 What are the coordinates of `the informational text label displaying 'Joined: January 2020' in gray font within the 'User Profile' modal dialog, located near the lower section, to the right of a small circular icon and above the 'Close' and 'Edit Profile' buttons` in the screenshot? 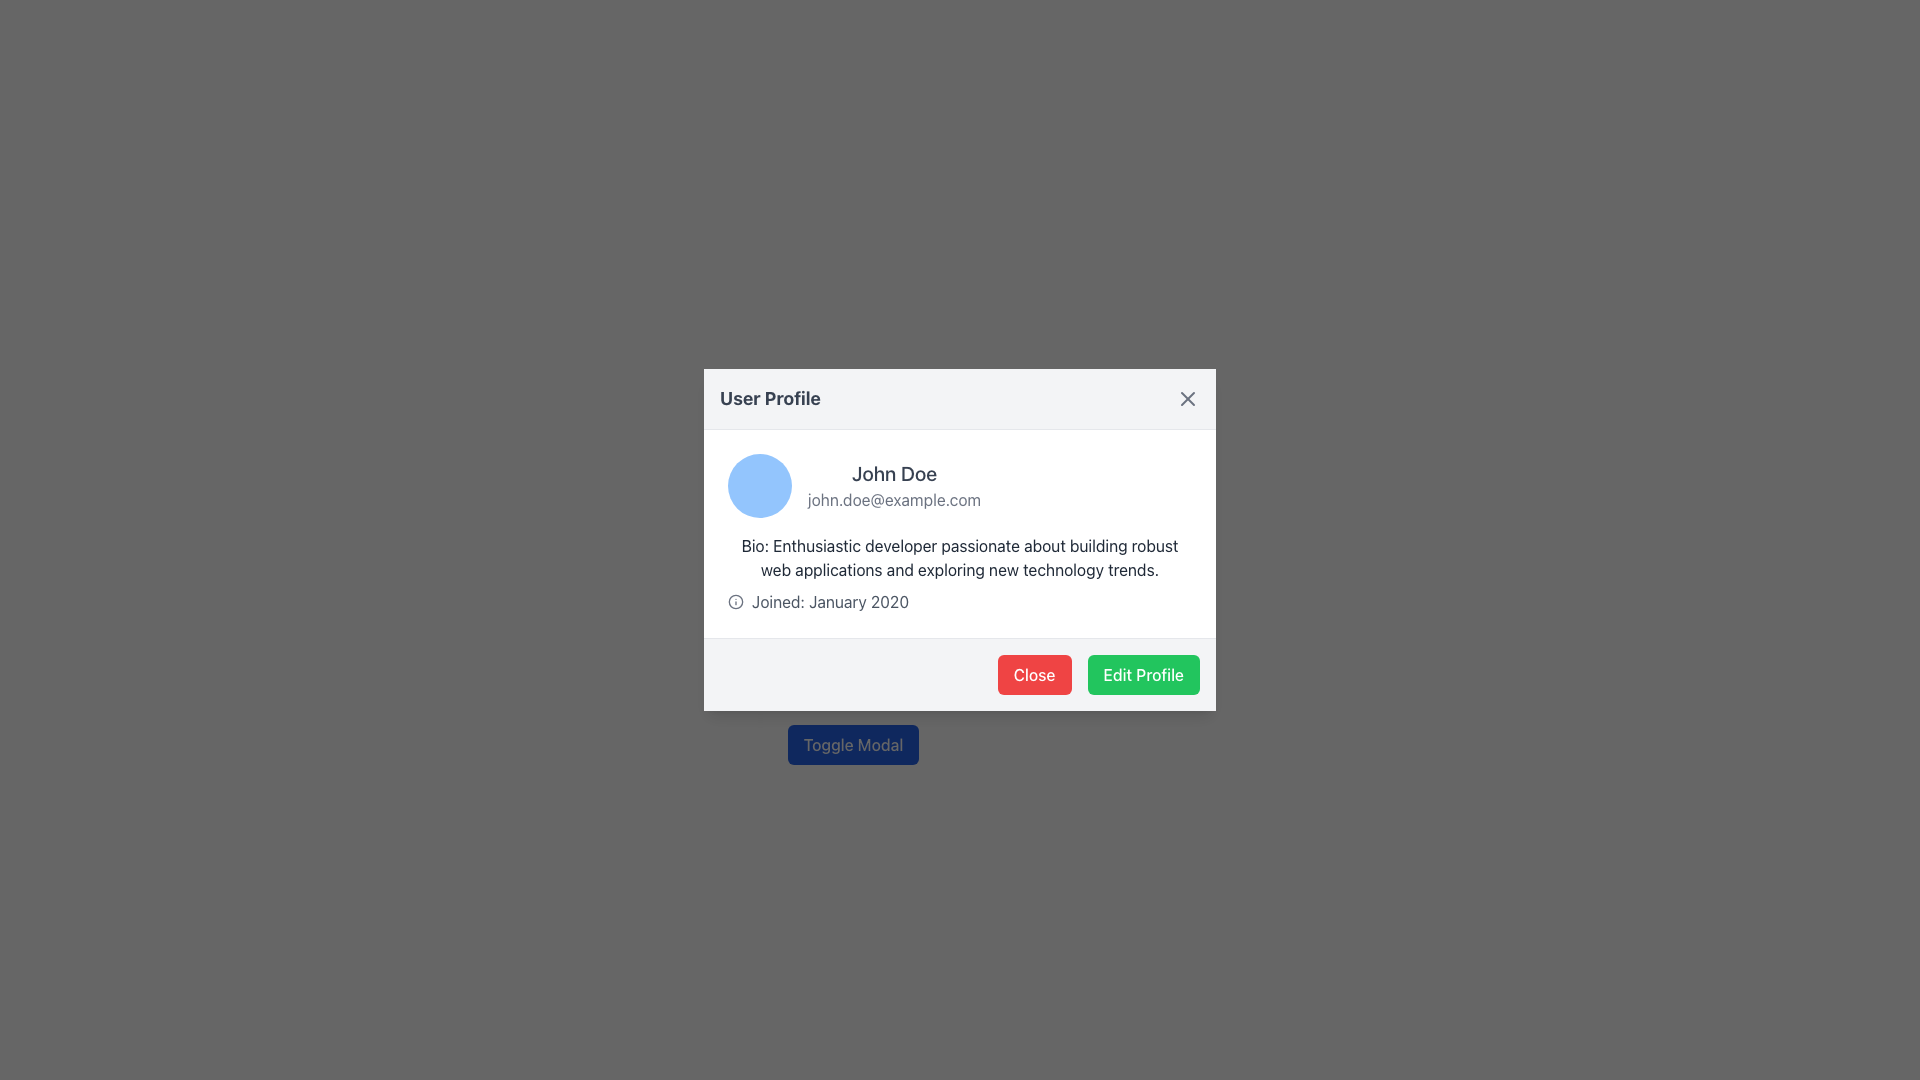 It's located at (830, 600).